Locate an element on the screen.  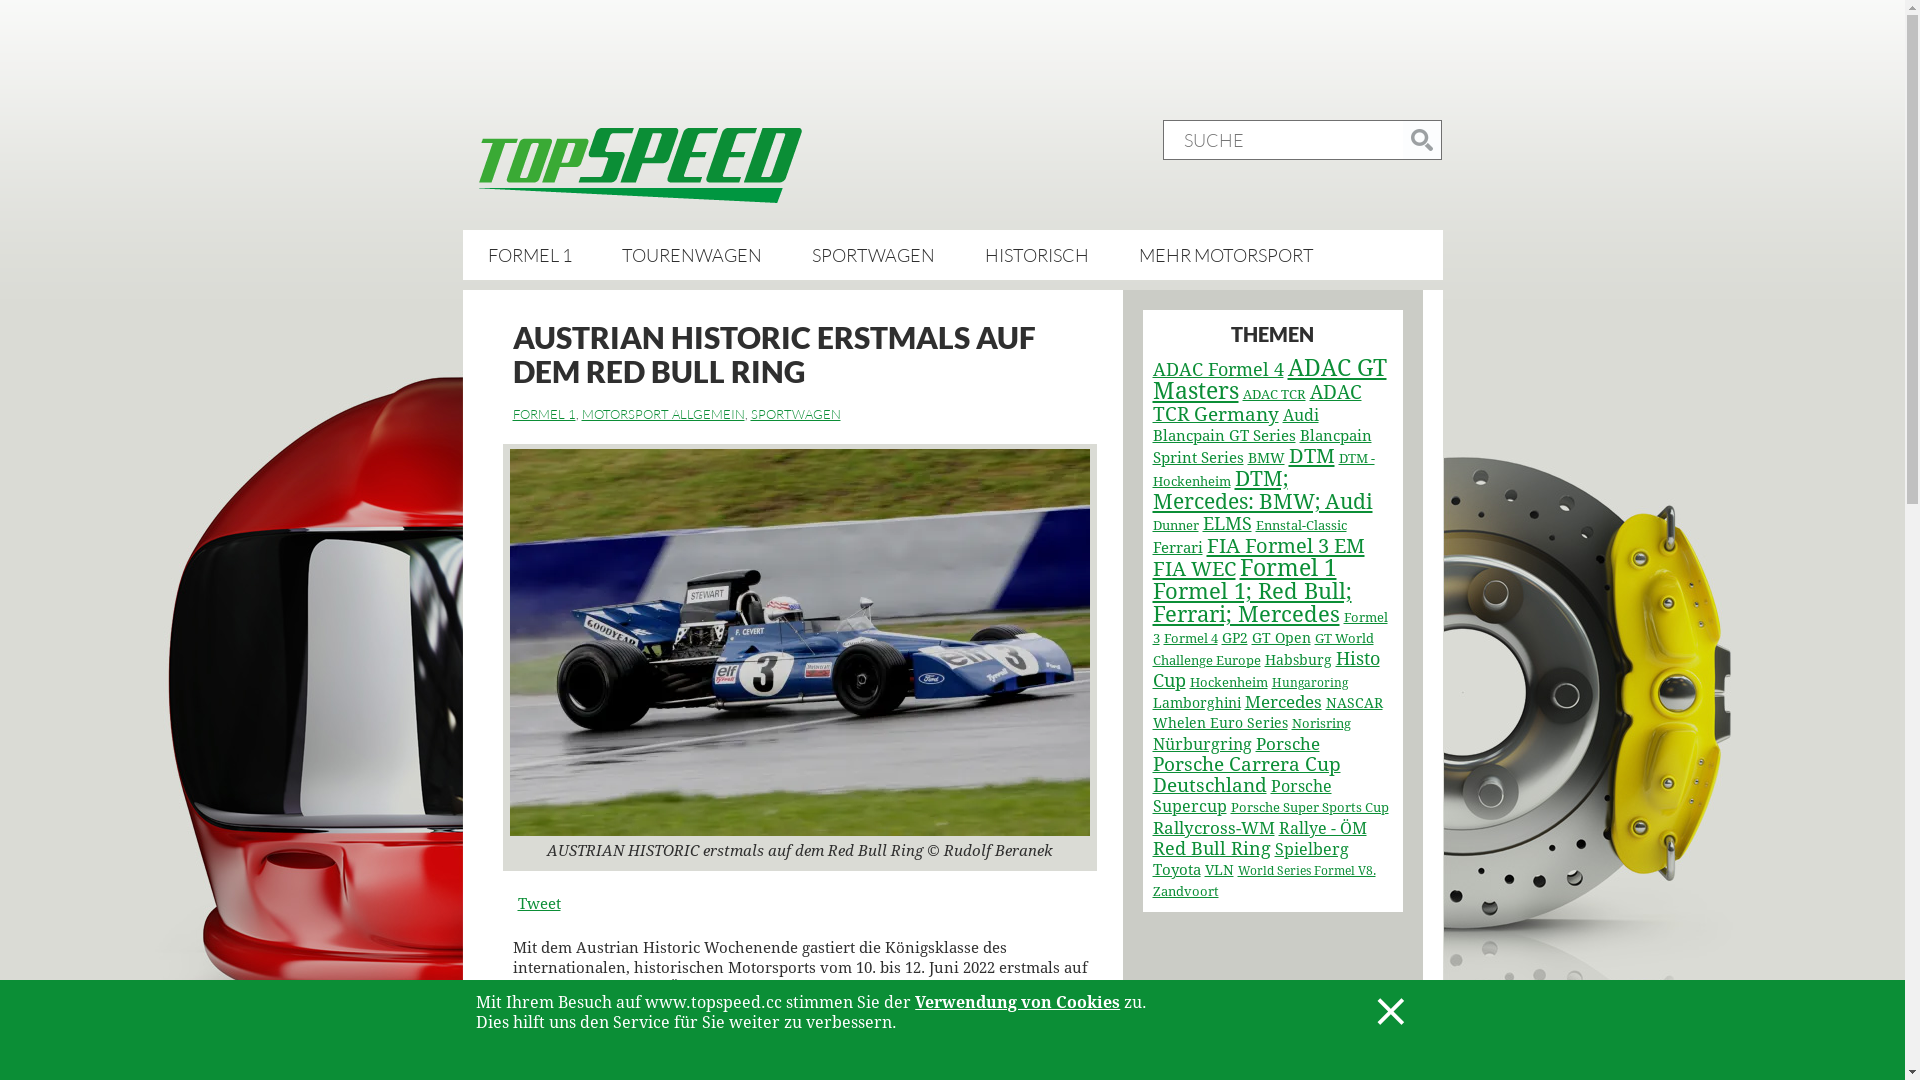
'ADAC TCR Germany' is located at coordinates (1255, 403).